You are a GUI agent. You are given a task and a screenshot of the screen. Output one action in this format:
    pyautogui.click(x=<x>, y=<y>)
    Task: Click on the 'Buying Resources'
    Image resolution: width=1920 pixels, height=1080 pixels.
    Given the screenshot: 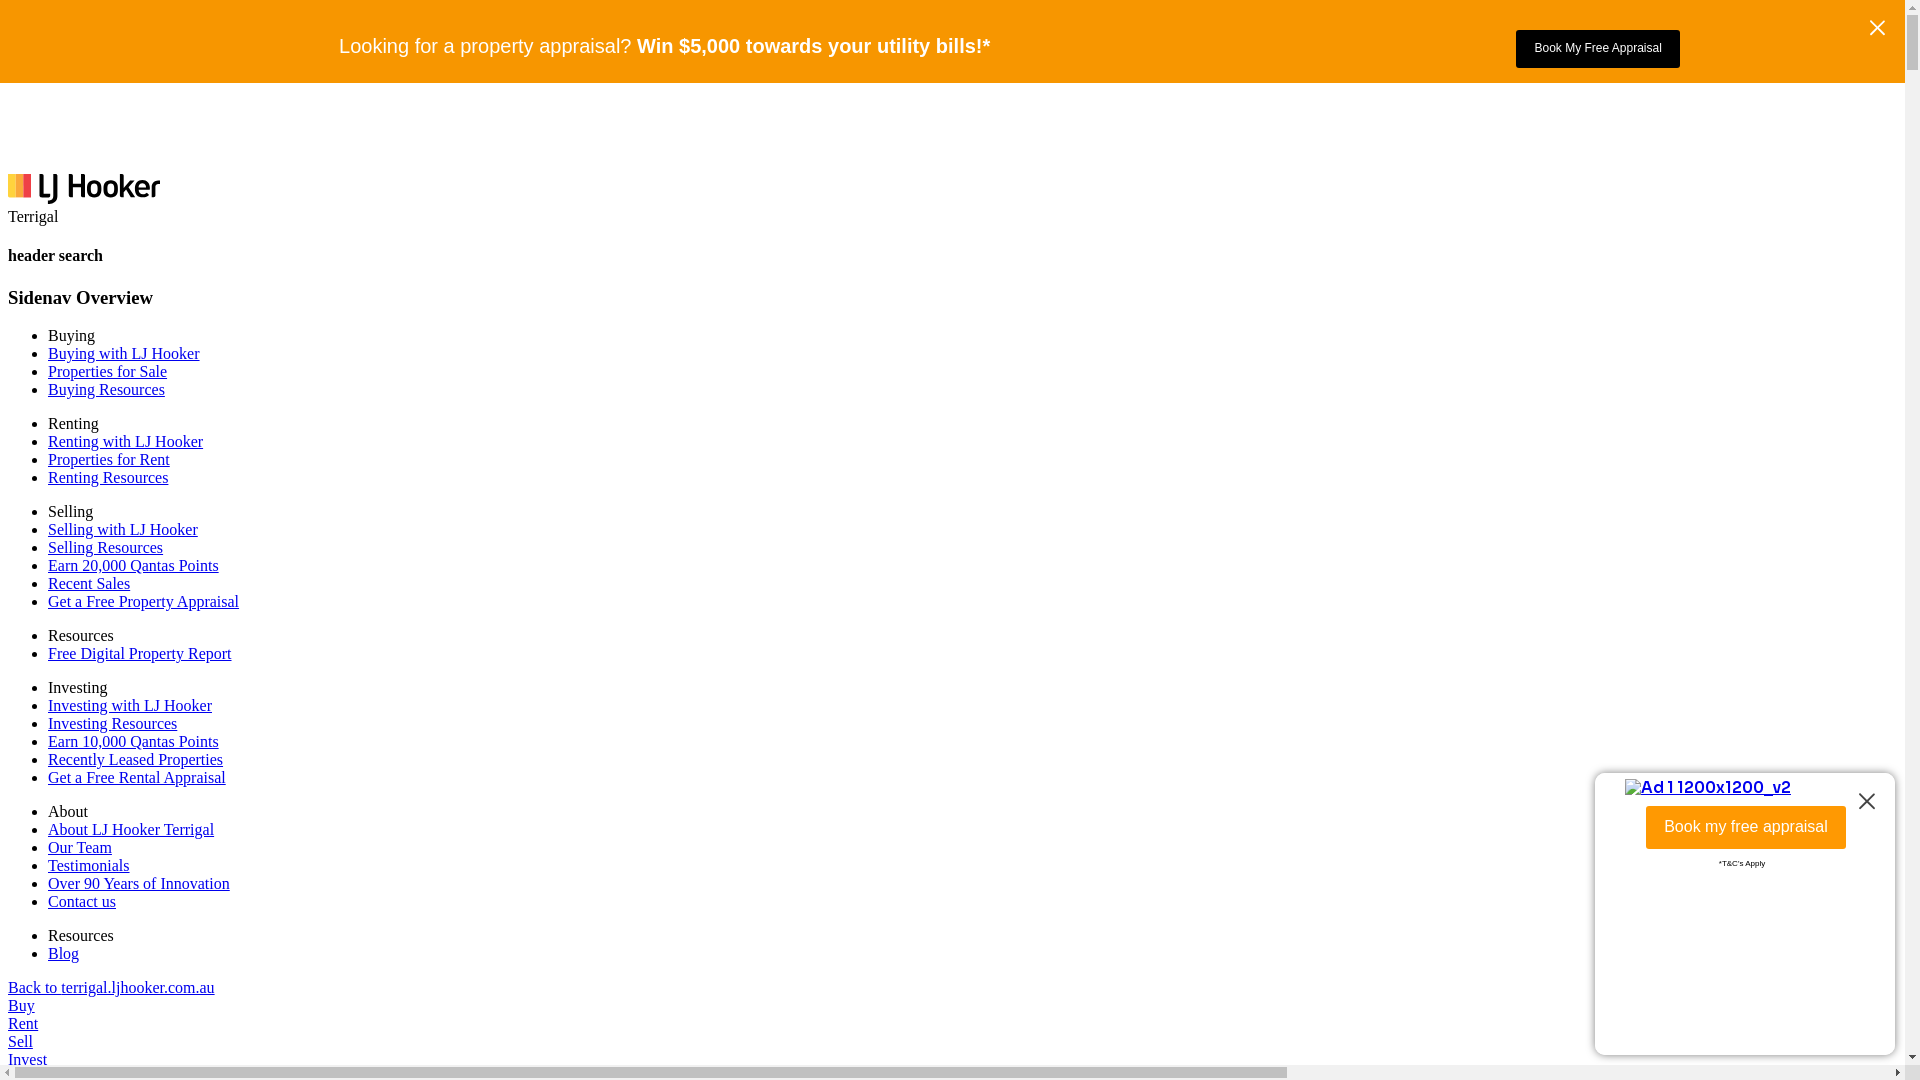 What is the action you would take?
    pyautogui.click(x=105, y=389)
    